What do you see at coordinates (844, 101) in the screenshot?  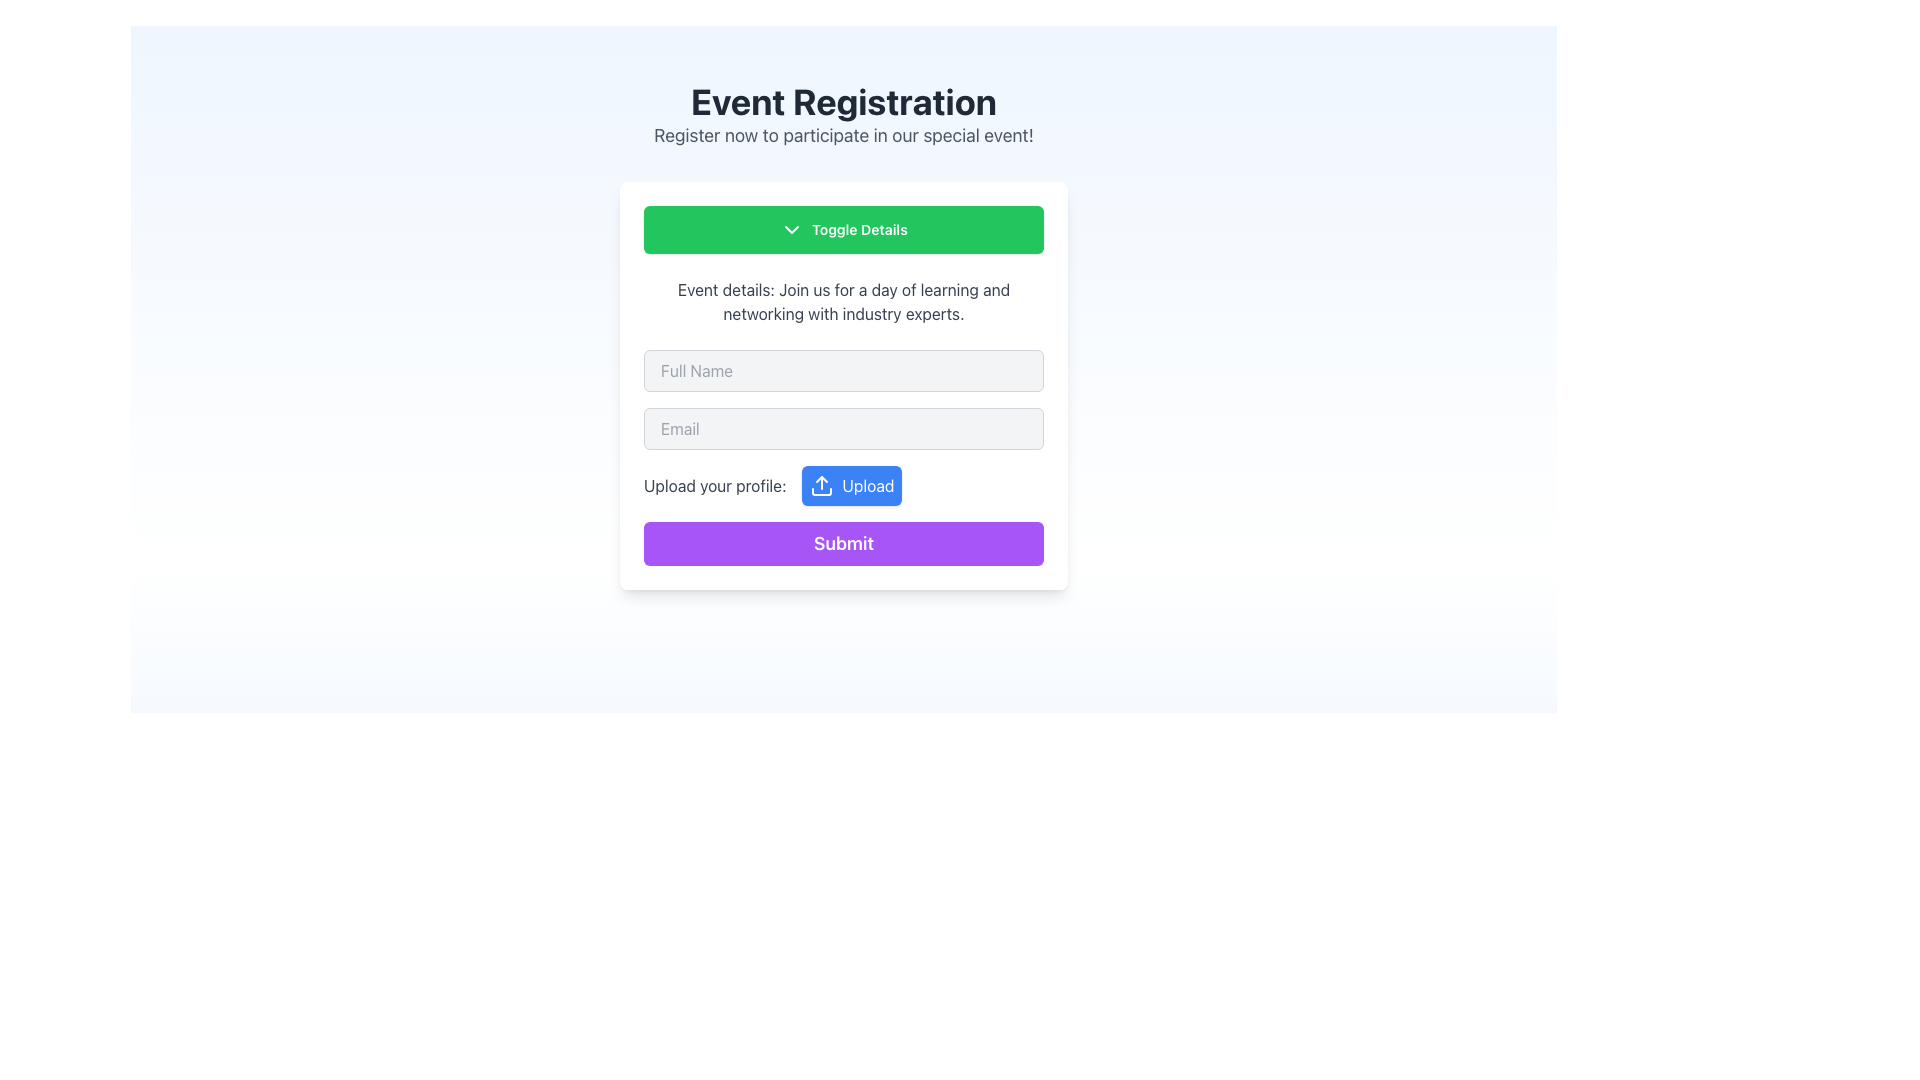 I see `header element displaying 'Event Registration' to understand the section's purpose, which is centrally positioned and styled prominently` at bounding box center [844, 101].